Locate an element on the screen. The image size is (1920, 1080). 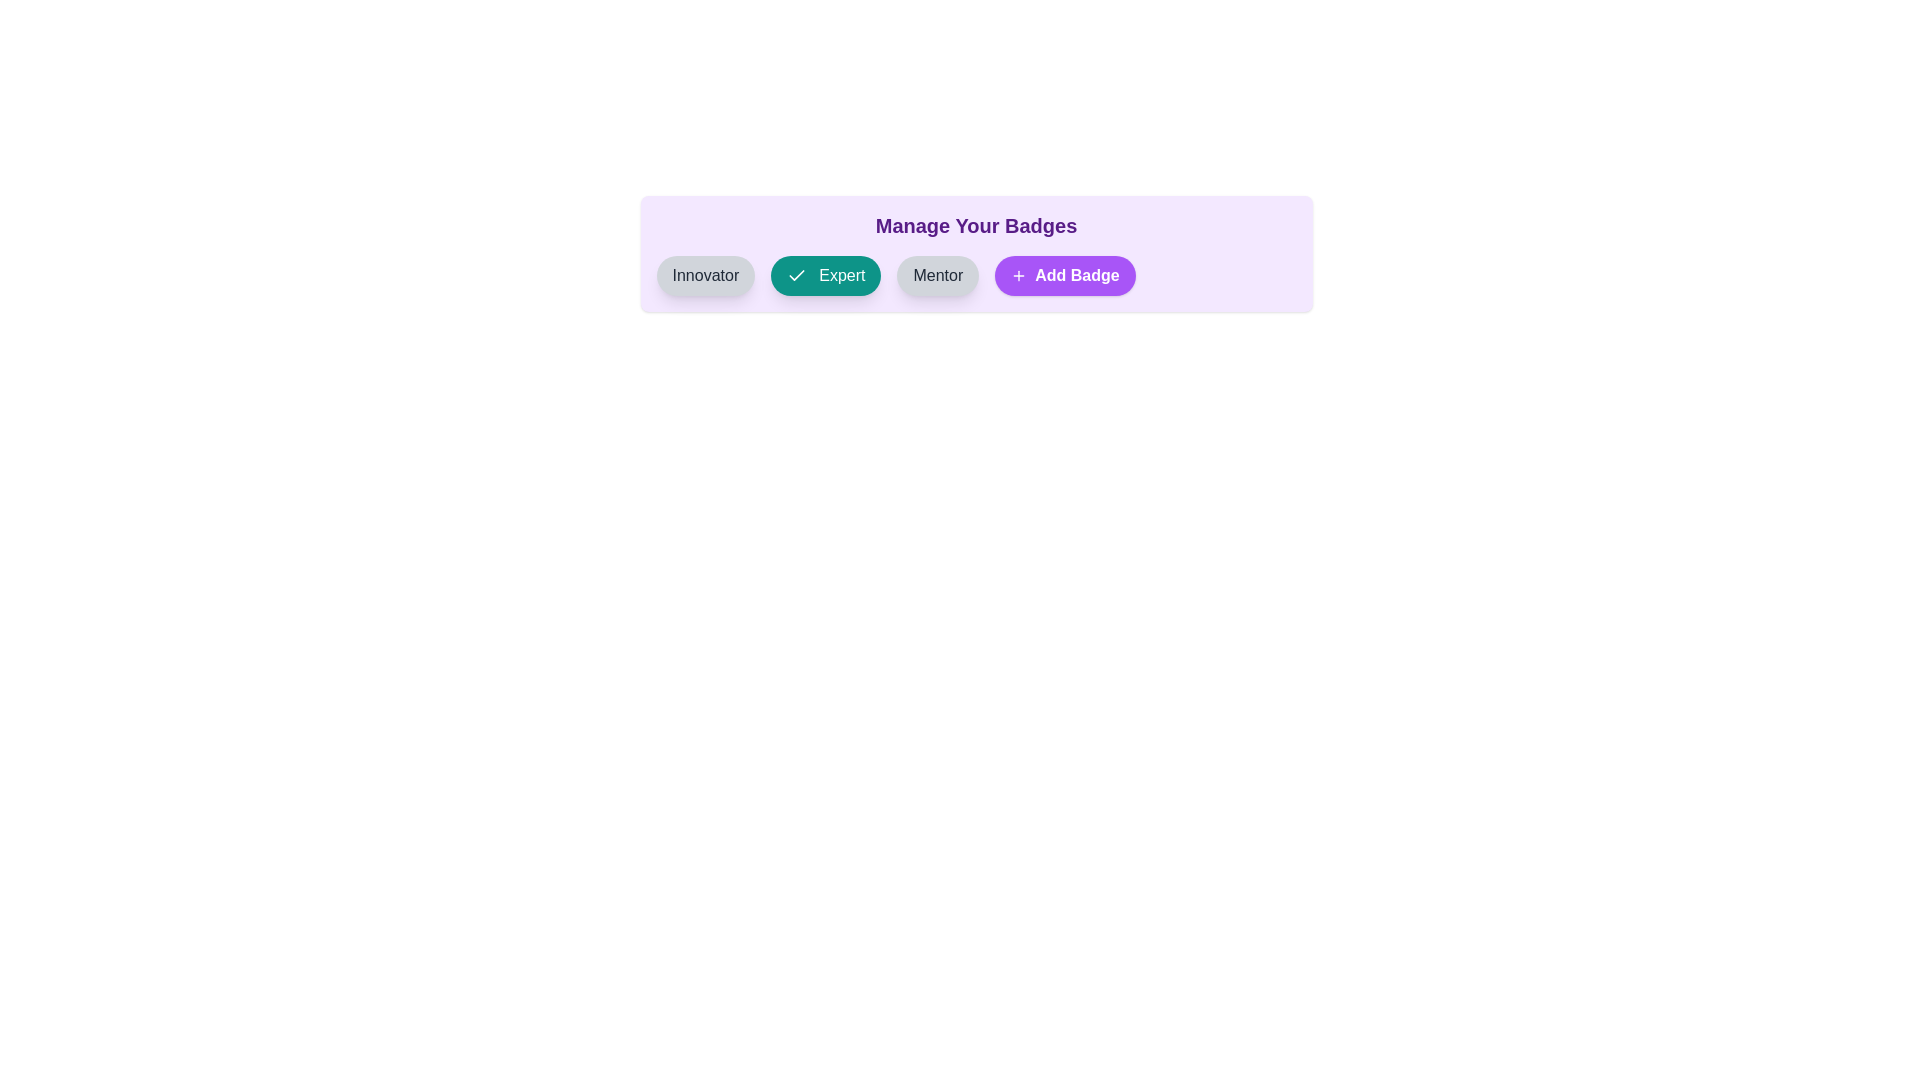
the badge labeled Expert to observe its hover effect is located at coordinates (826, 276).